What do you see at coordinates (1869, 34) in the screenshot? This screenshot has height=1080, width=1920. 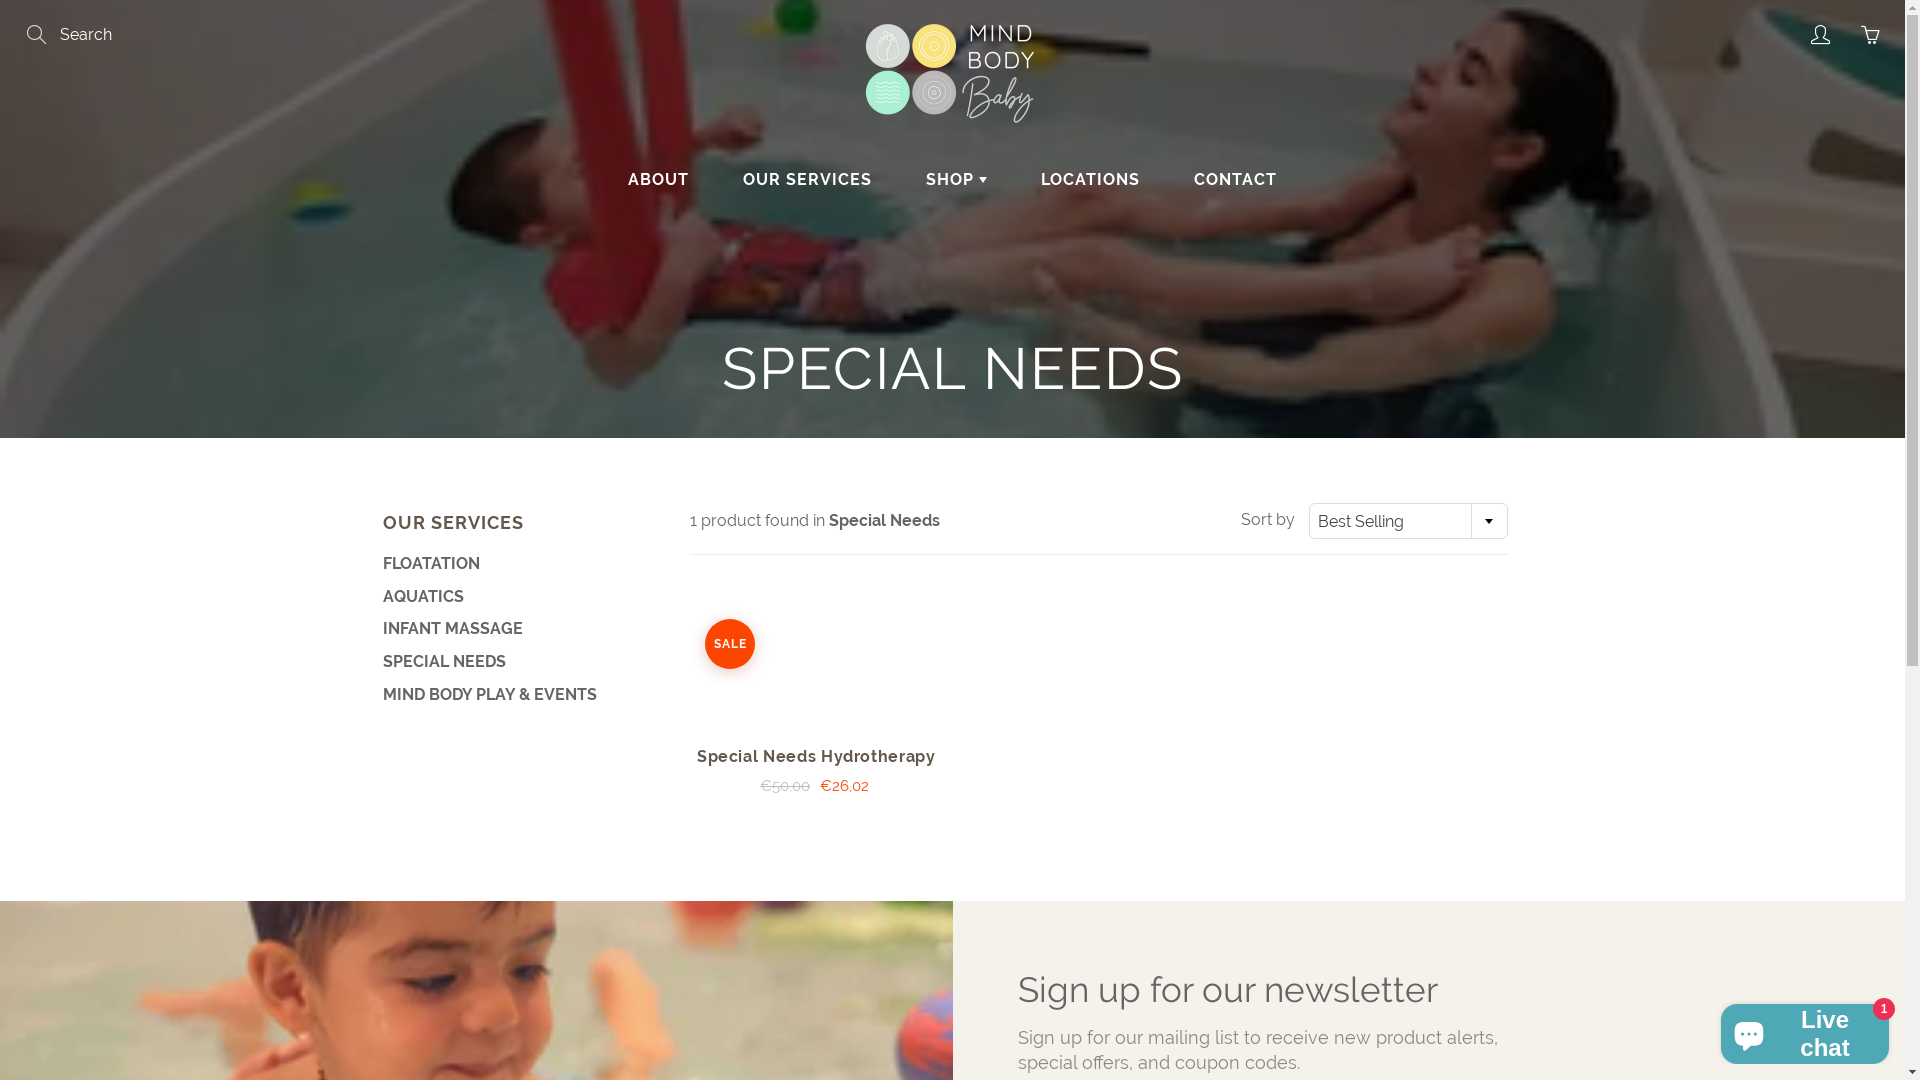 I see `'You have 0 items in your cart'` at bounding box center [1869, 34].